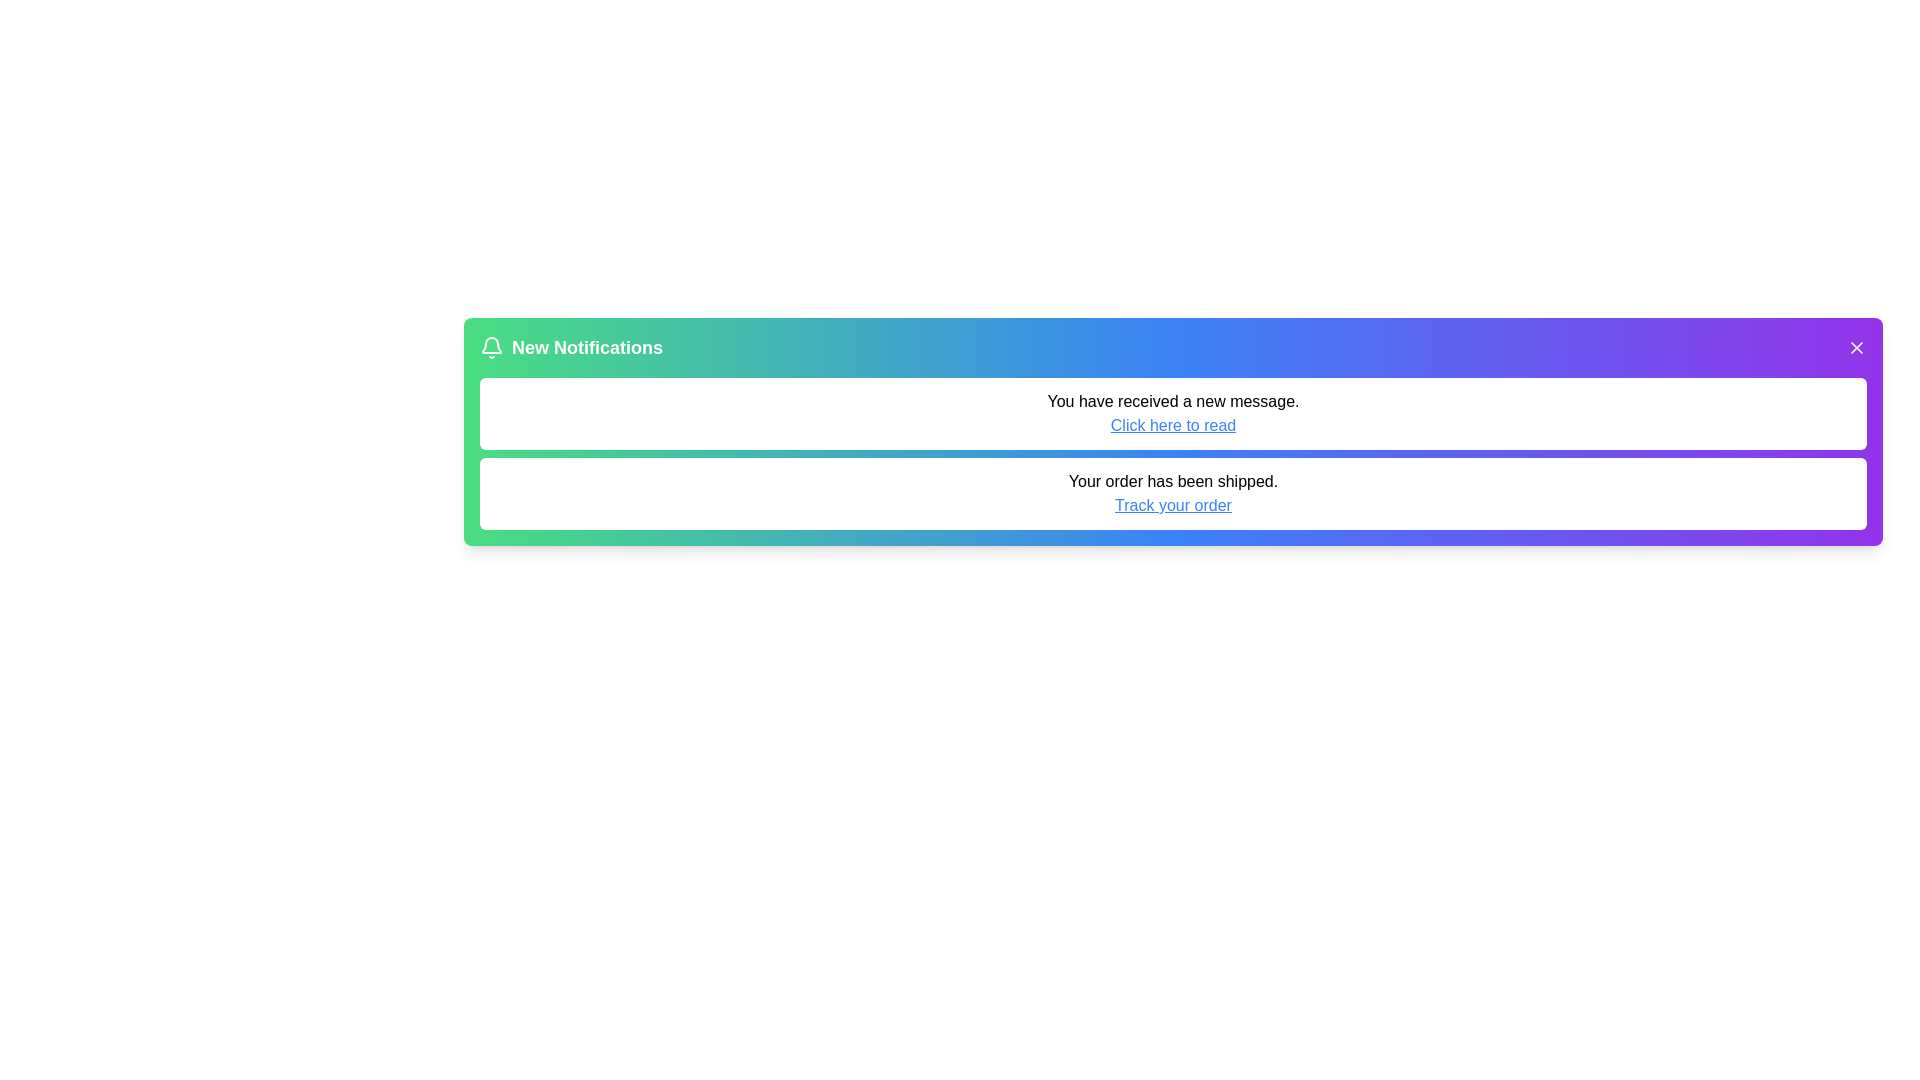 This screenshot has height=1080, width=1920. Describe the element at coordinates (586, 346) in the screenshot. I see `text label that serves as a title or header for the notification section, located near the top-left corner of the notification box, following the bell icon` at that location.